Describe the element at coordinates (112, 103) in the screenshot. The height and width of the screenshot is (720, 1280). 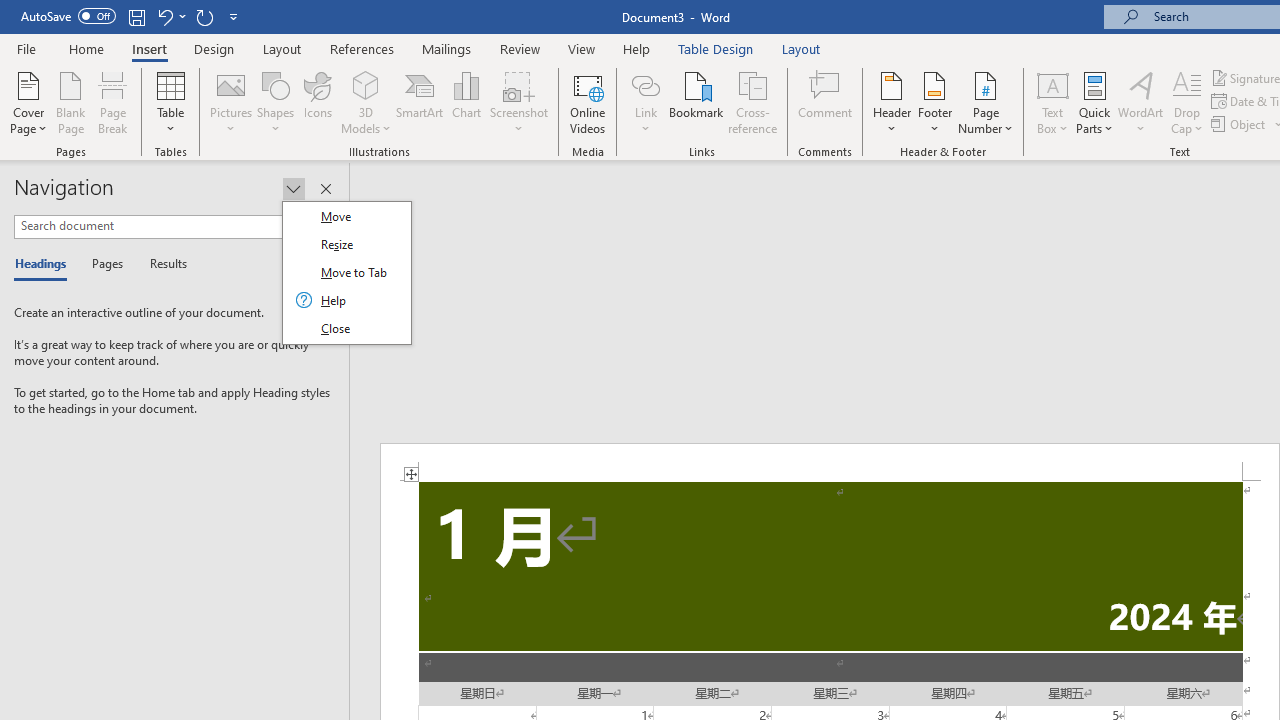
I see `'Page Break'` at that location.